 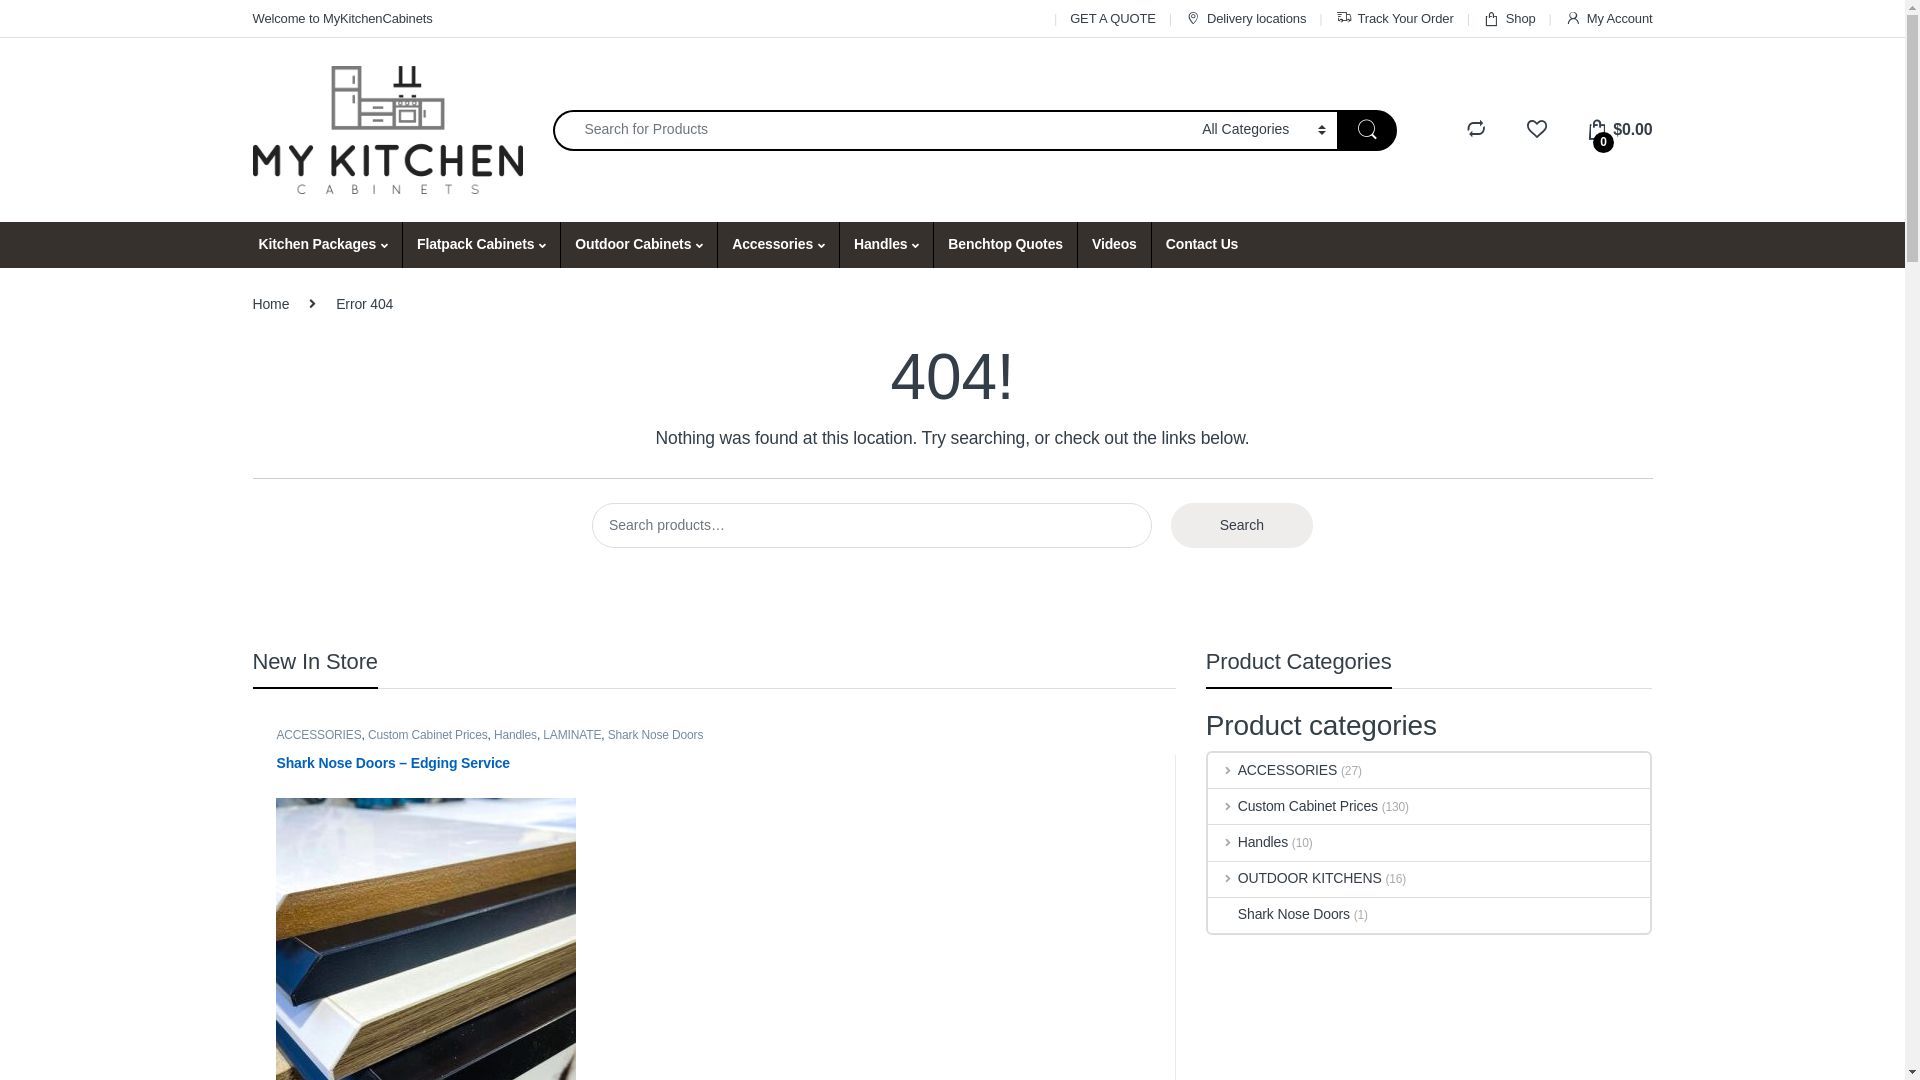 What do you see at coordinates (1004, 244) in the screenshot?
I see `'Benchtop Quotes'` at bounding box center [1004, 244].